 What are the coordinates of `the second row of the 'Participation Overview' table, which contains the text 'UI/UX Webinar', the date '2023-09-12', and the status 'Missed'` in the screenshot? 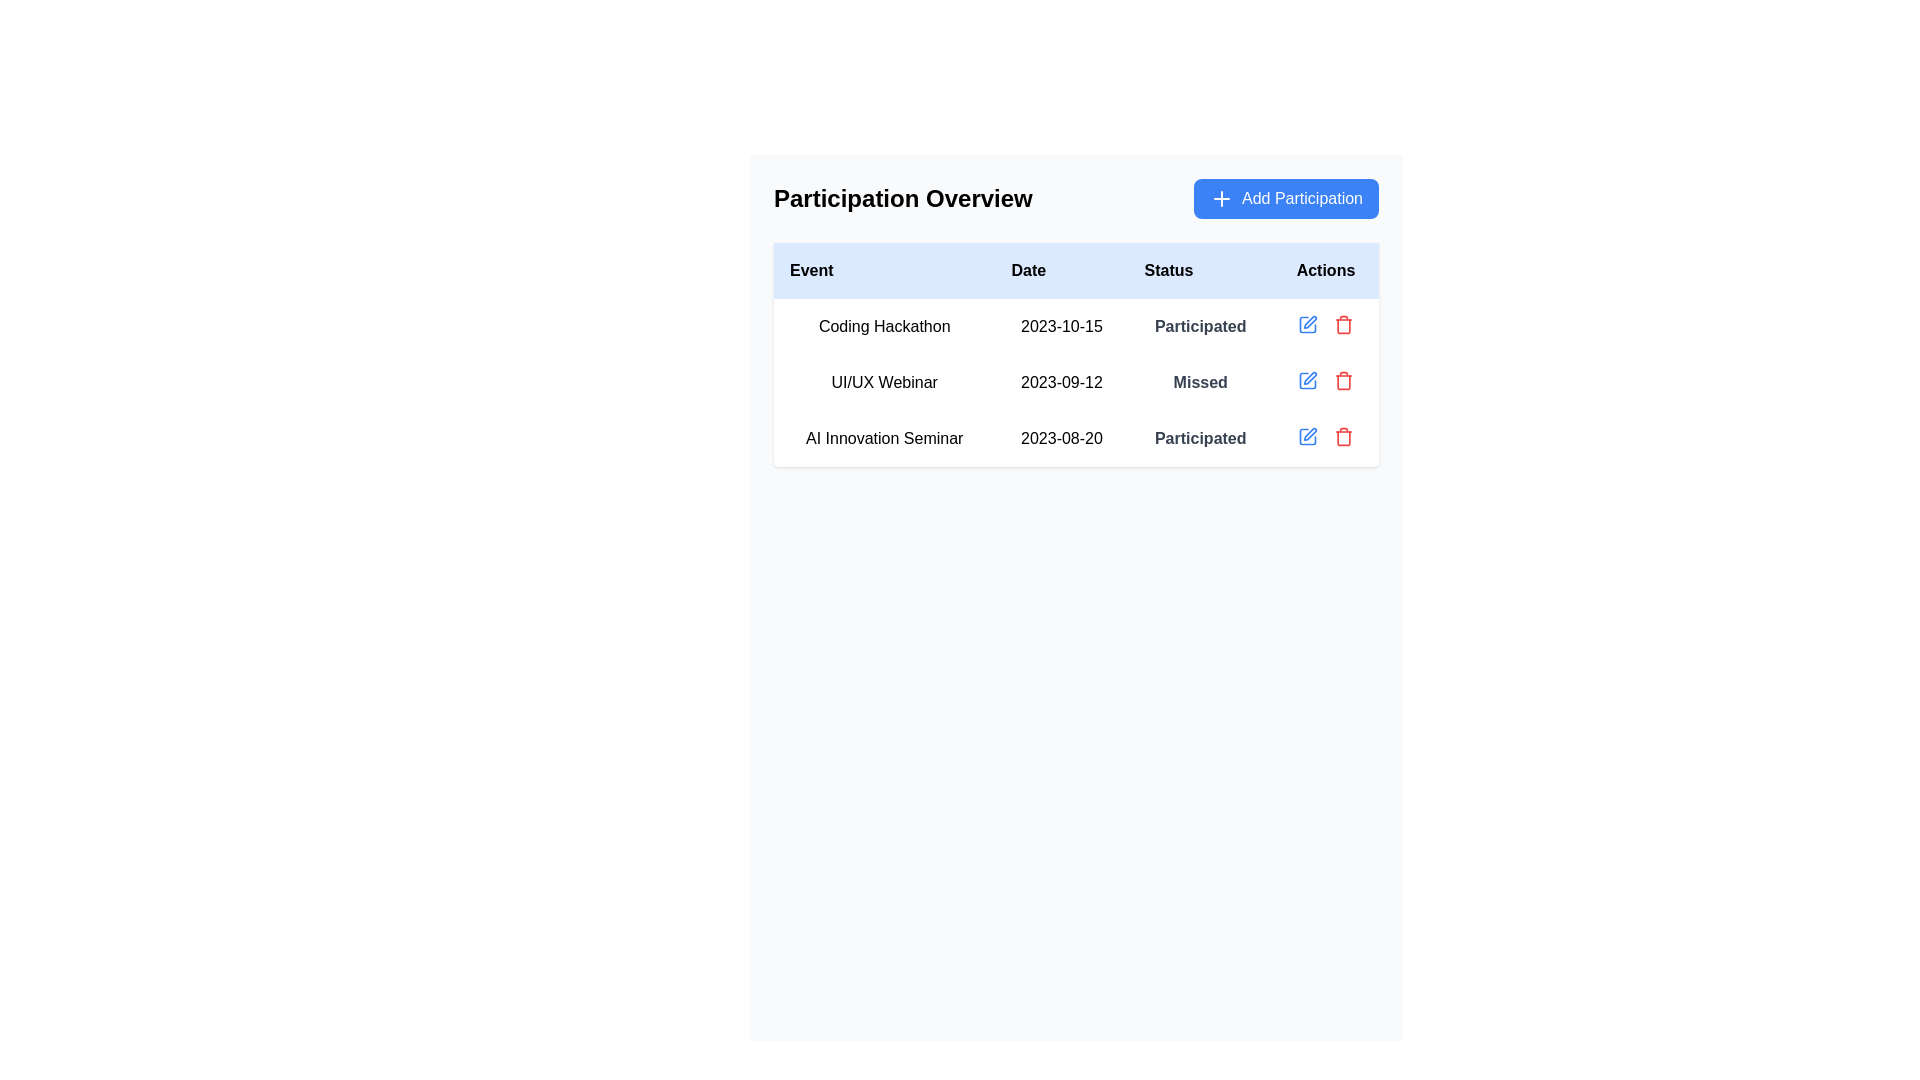 It's located at (1075, 382).